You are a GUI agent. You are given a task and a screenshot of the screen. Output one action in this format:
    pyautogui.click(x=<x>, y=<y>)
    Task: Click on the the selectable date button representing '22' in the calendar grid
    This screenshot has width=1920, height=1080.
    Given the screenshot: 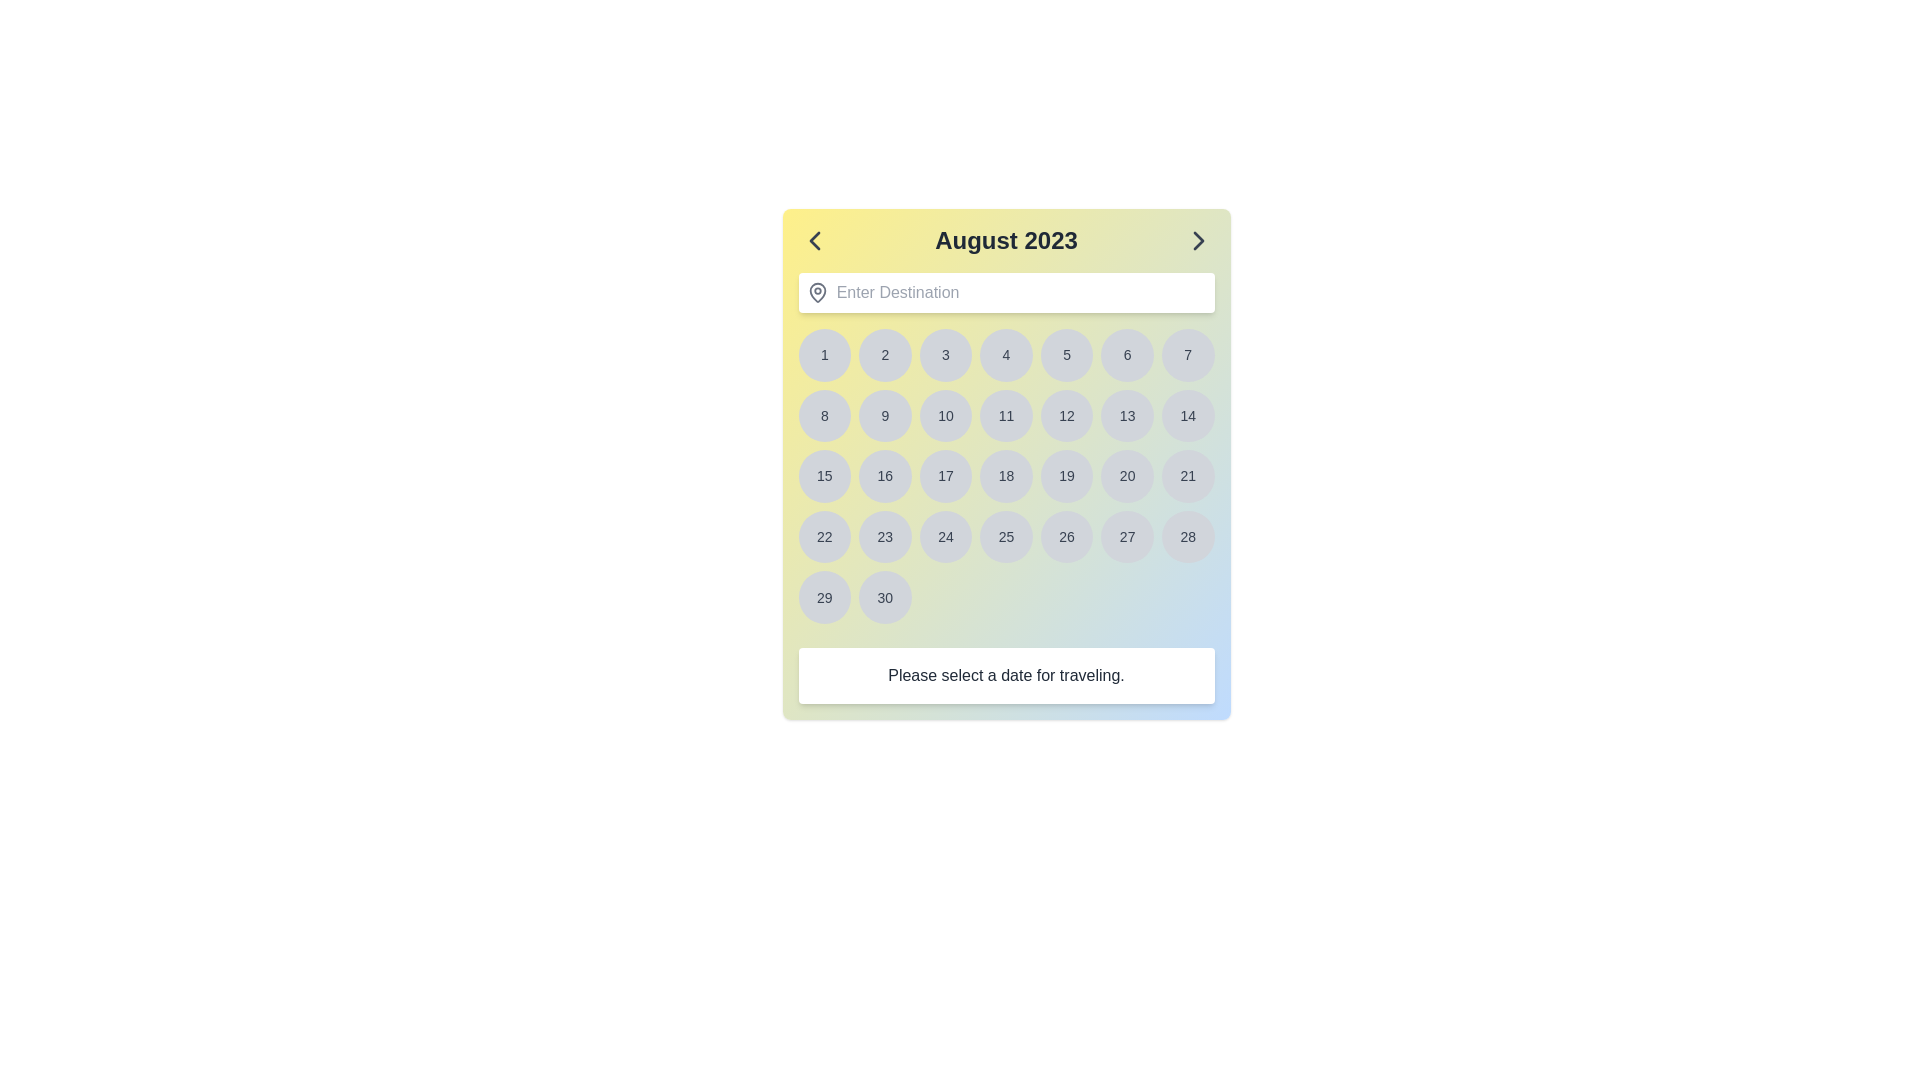 What is the action you would take?
    pyautogui.click(x=824, y=535)
    